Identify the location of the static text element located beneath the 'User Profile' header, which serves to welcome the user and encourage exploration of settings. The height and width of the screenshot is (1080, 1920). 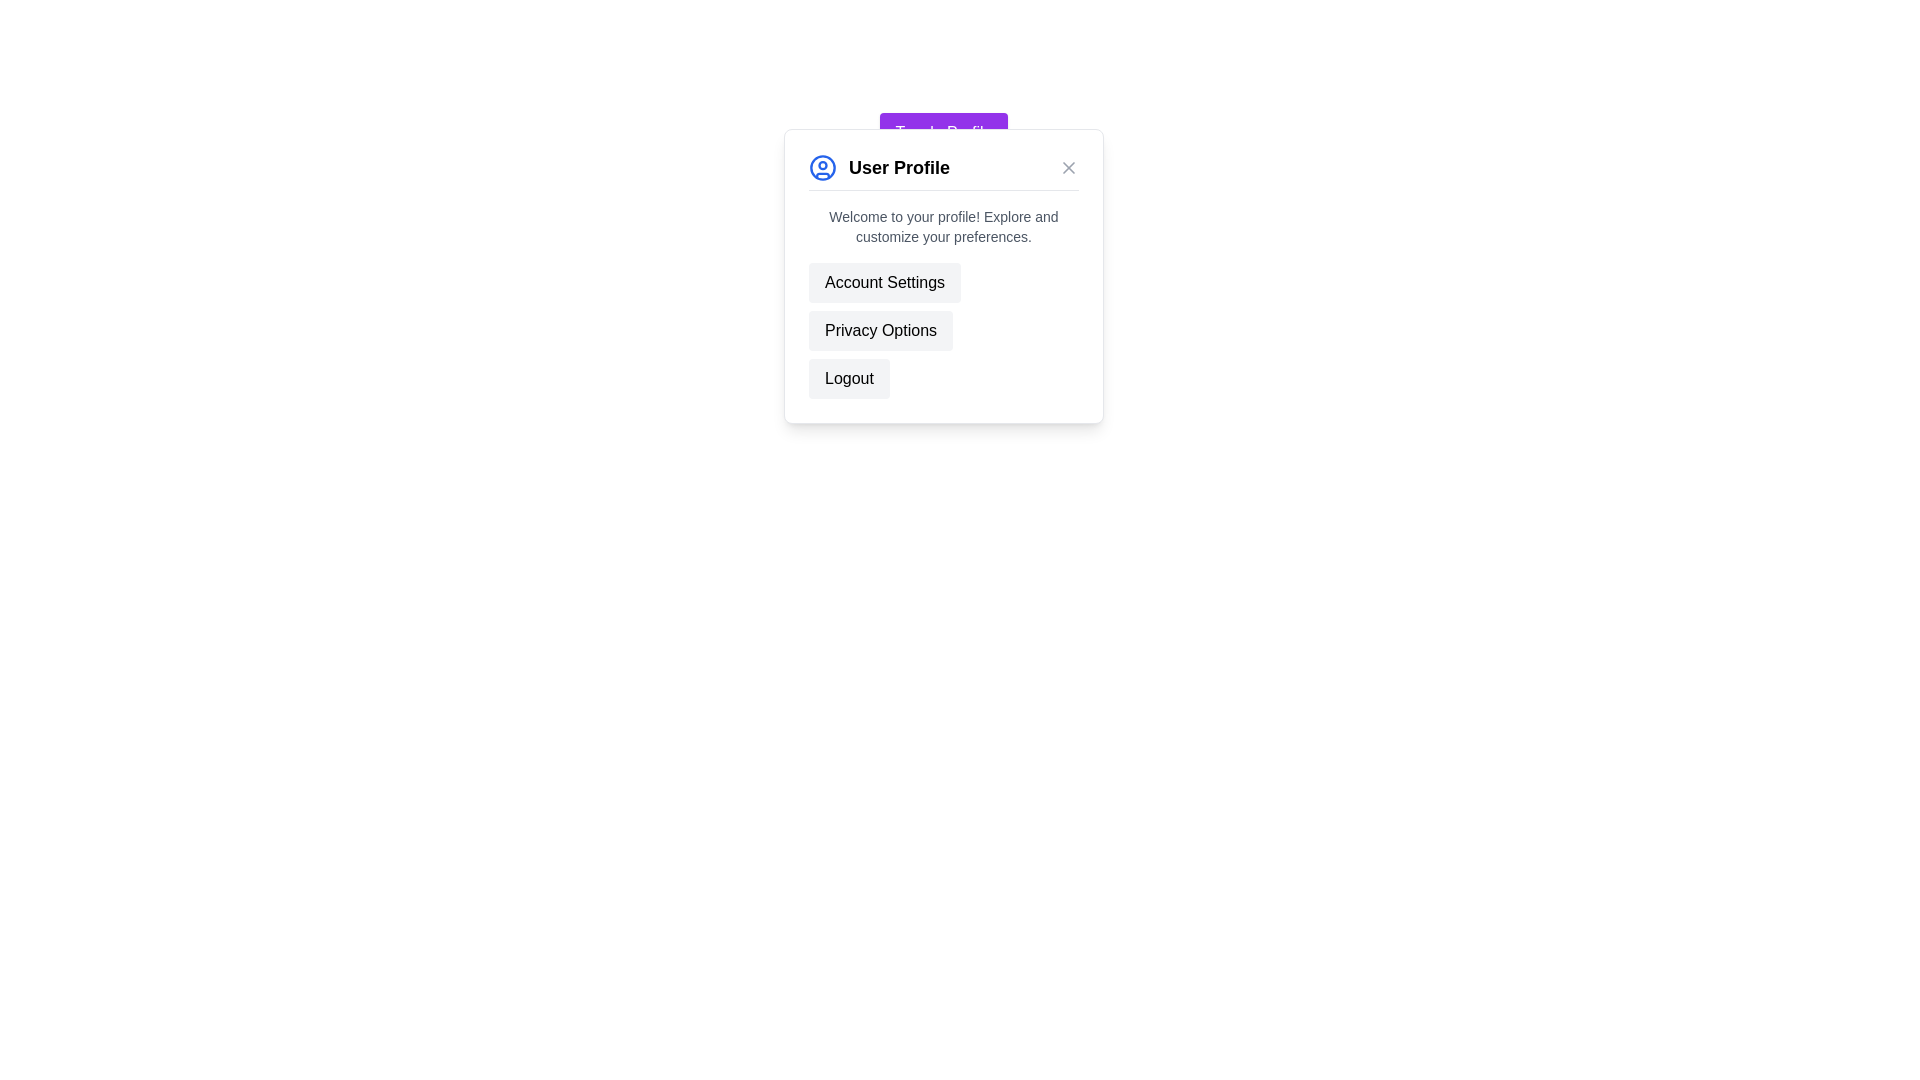
(943, 226).